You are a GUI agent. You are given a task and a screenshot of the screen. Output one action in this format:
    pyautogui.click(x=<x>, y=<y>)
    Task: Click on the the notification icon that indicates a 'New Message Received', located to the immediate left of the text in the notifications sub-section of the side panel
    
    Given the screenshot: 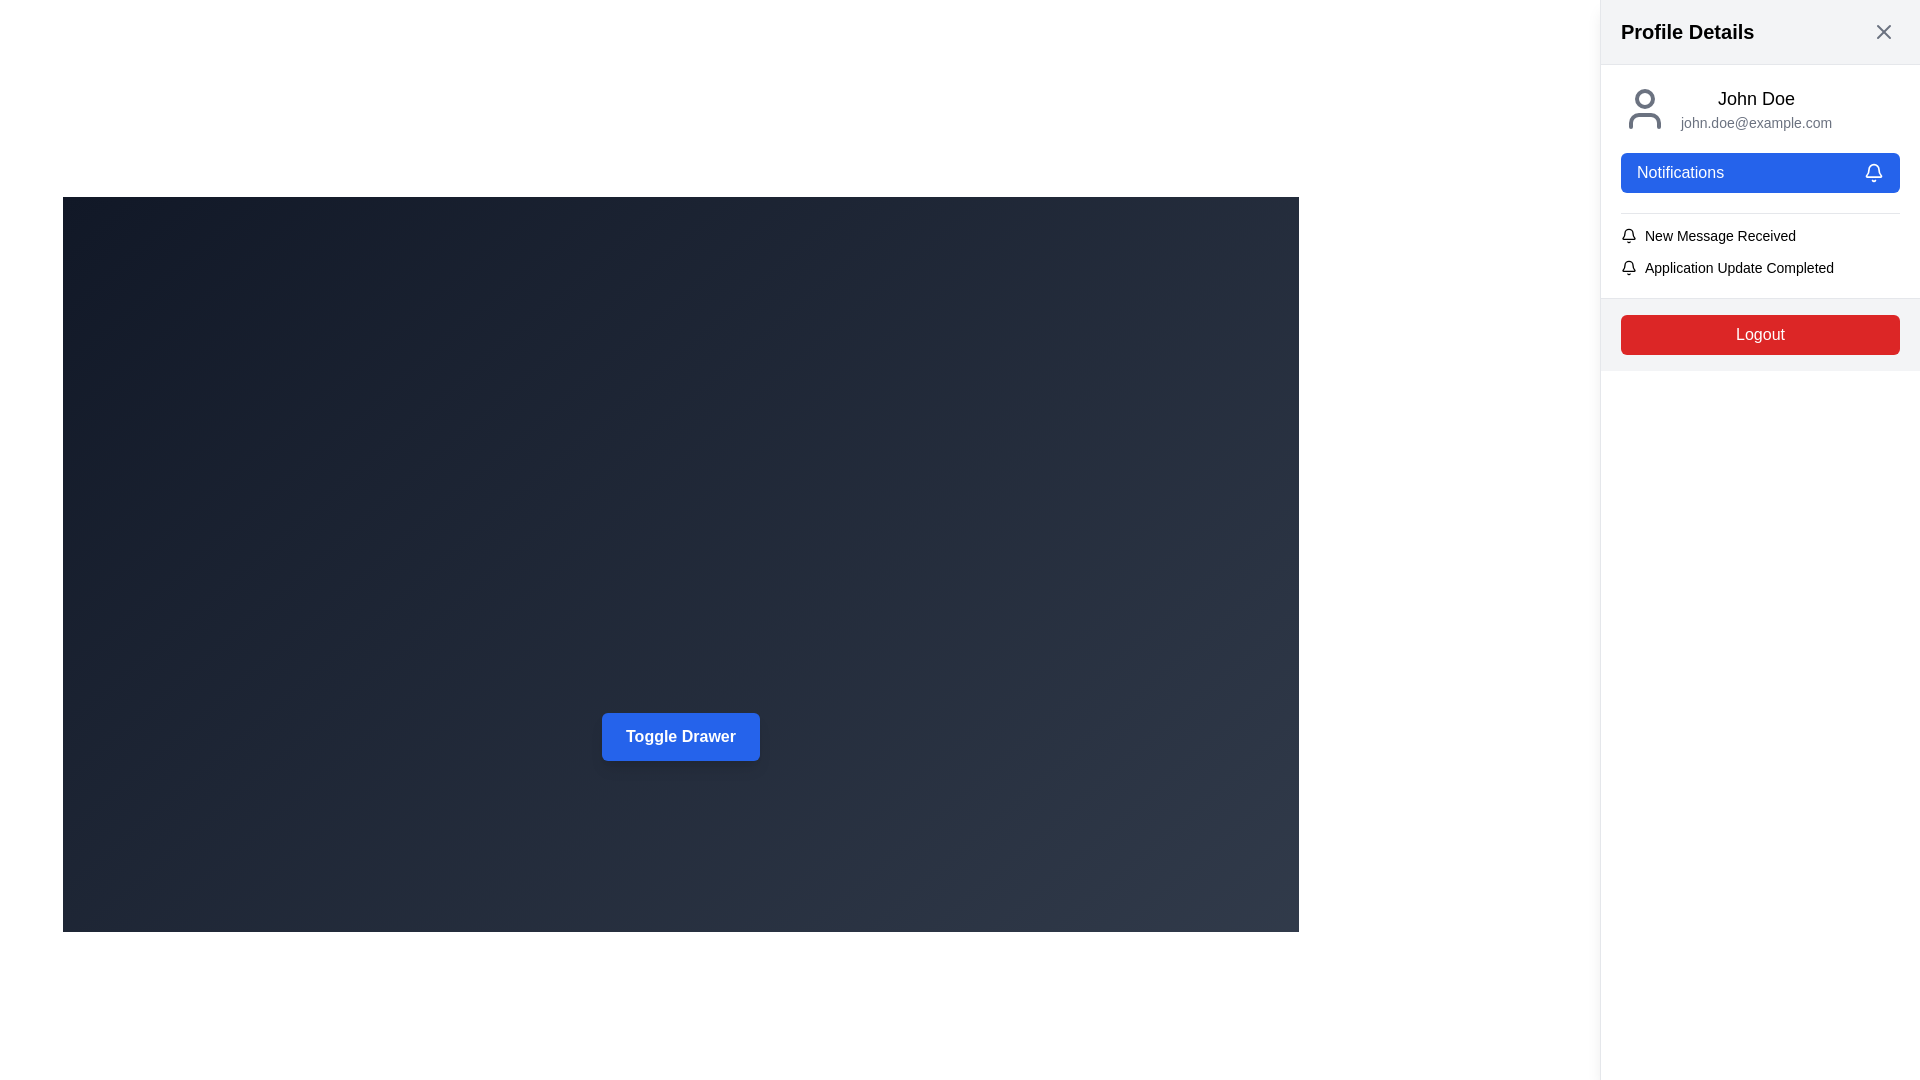 What is the action you would take?
    pyautogui.click(x=1628, y=234)
    